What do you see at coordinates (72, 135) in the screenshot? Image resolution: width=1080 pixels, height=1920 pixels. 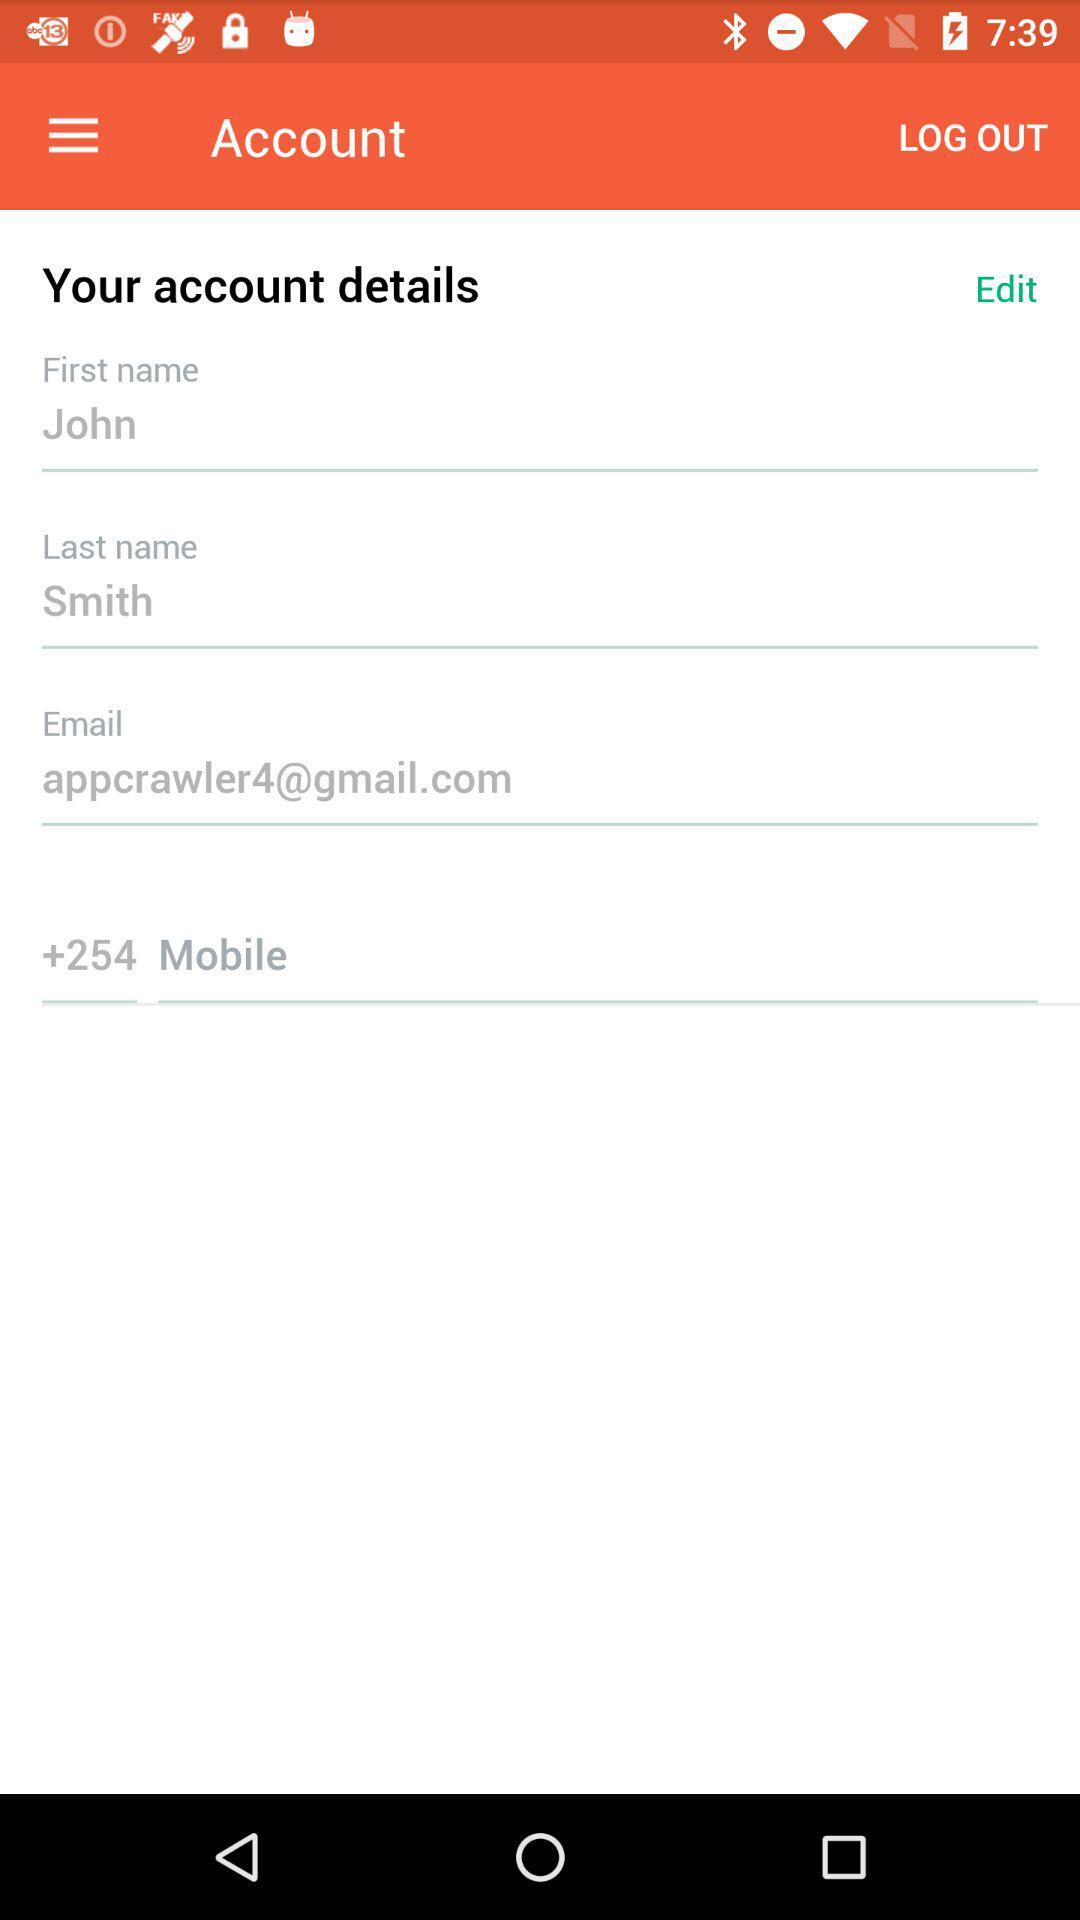 I see `icon at the top left corner` at bounding box center [72, 135].